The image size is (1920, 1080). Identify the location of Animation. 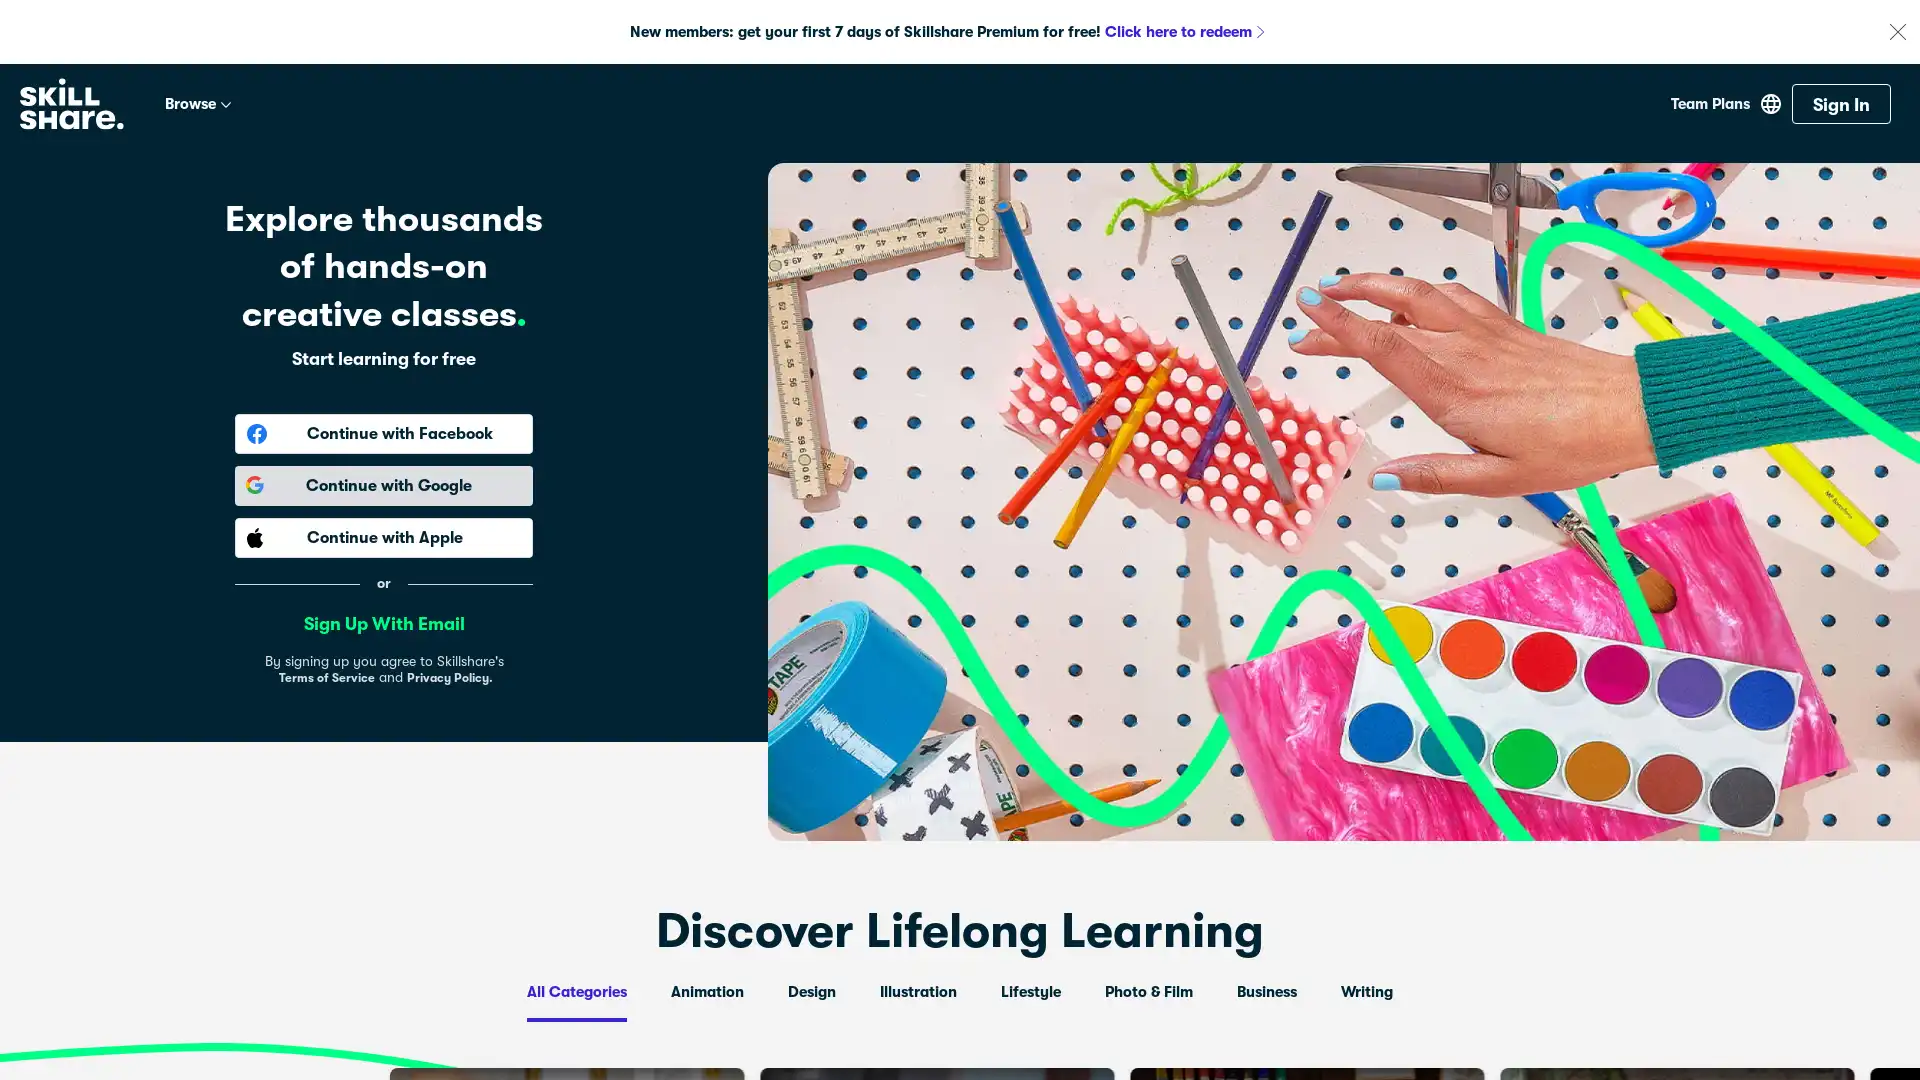
(707, 998).